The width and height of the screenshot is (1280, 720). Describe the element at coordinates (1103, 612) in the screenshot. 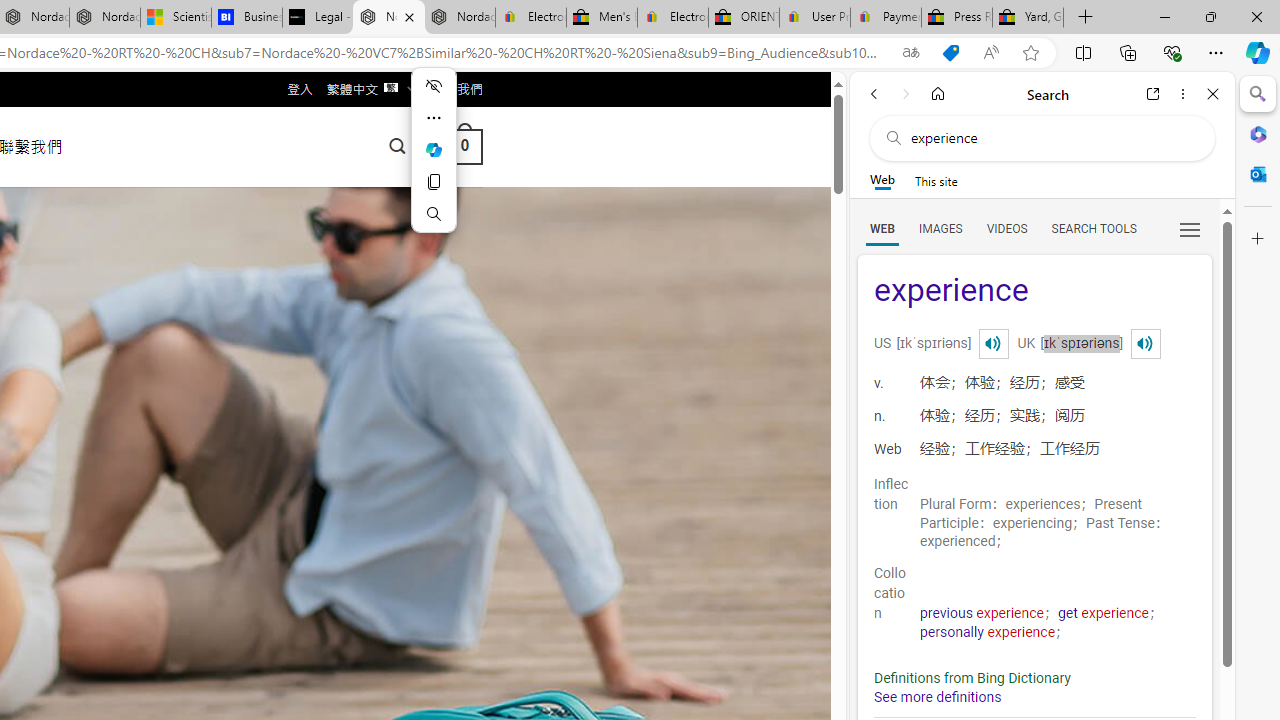

I see `'get experience'` at that location.